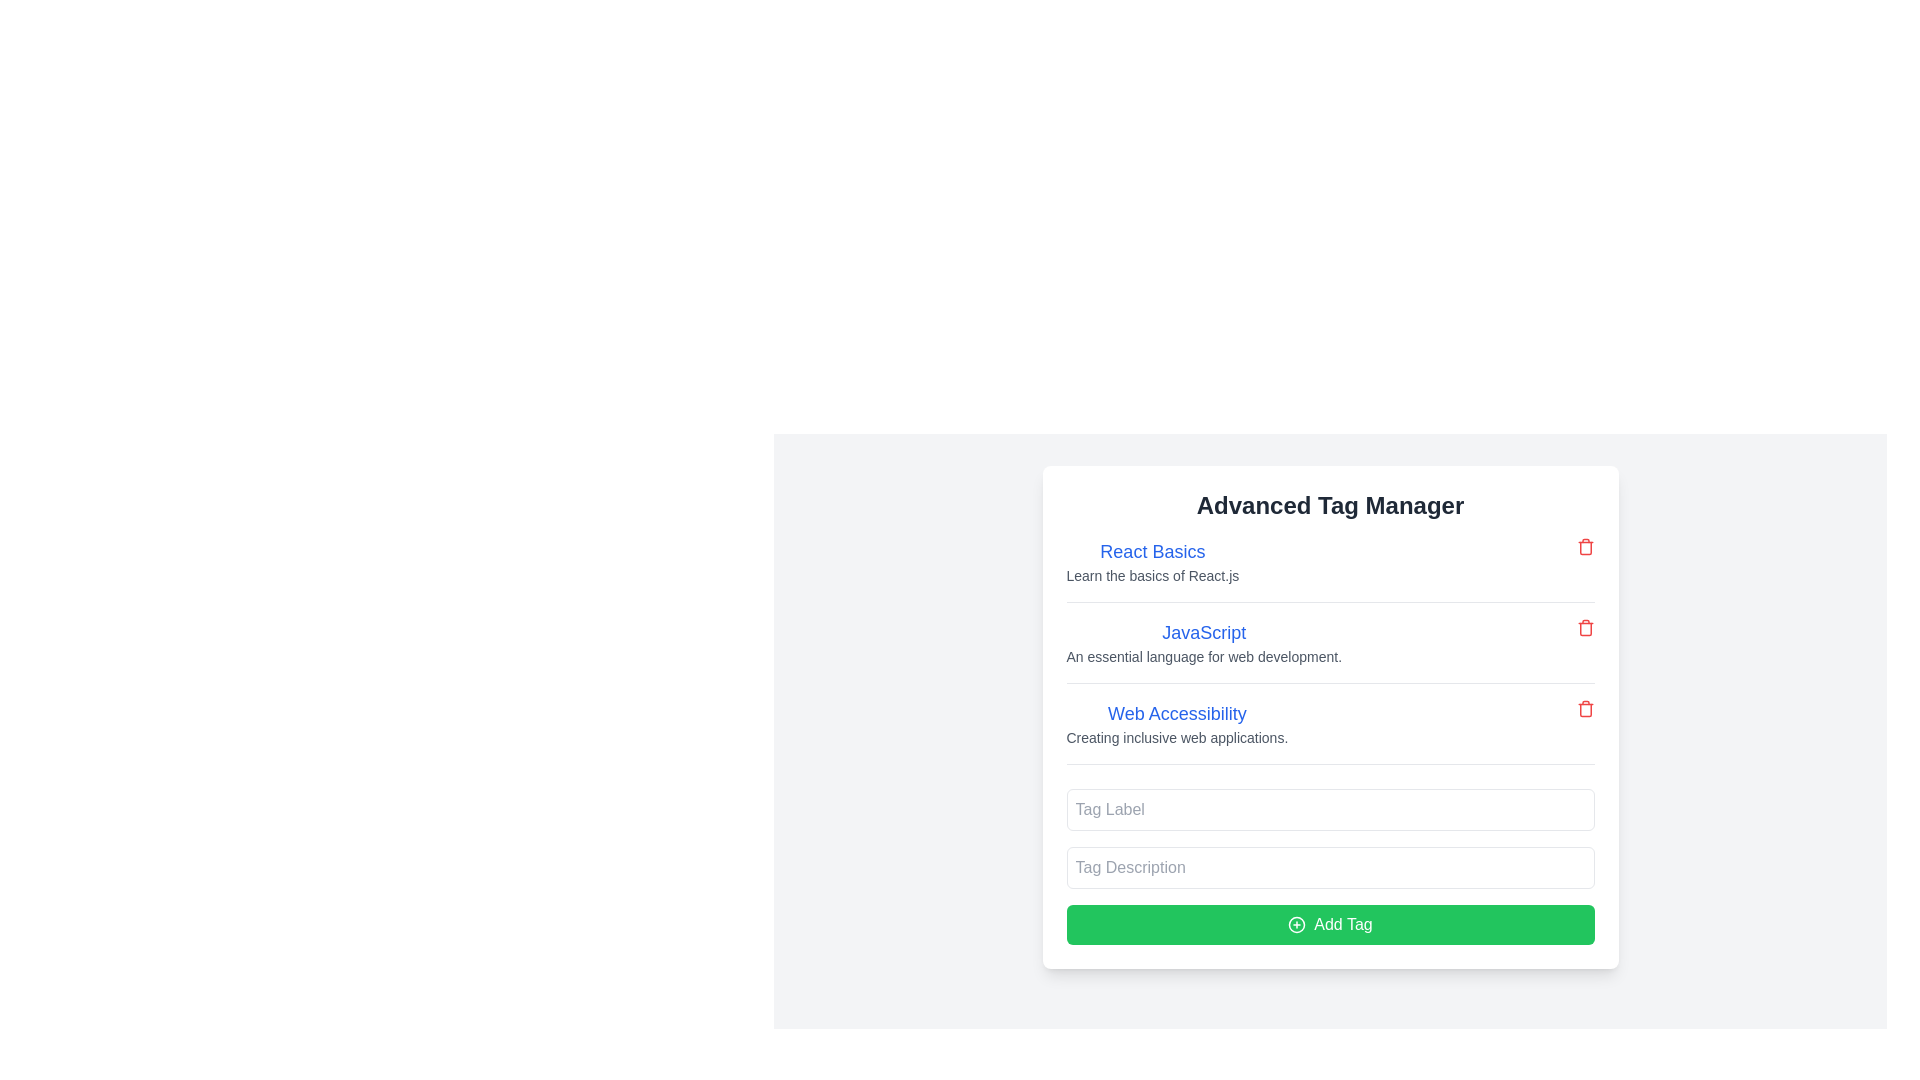 Image resolution: width=1920 pixels, height=1080 pixels. What do you see at coordinates (1330, 651) in the screenshot?
I see `the list item titled 'JavaScript' within the 'Advanced Tag Manager' interface, which displays an educational topic and its description` at bounding box center [1330, 651].